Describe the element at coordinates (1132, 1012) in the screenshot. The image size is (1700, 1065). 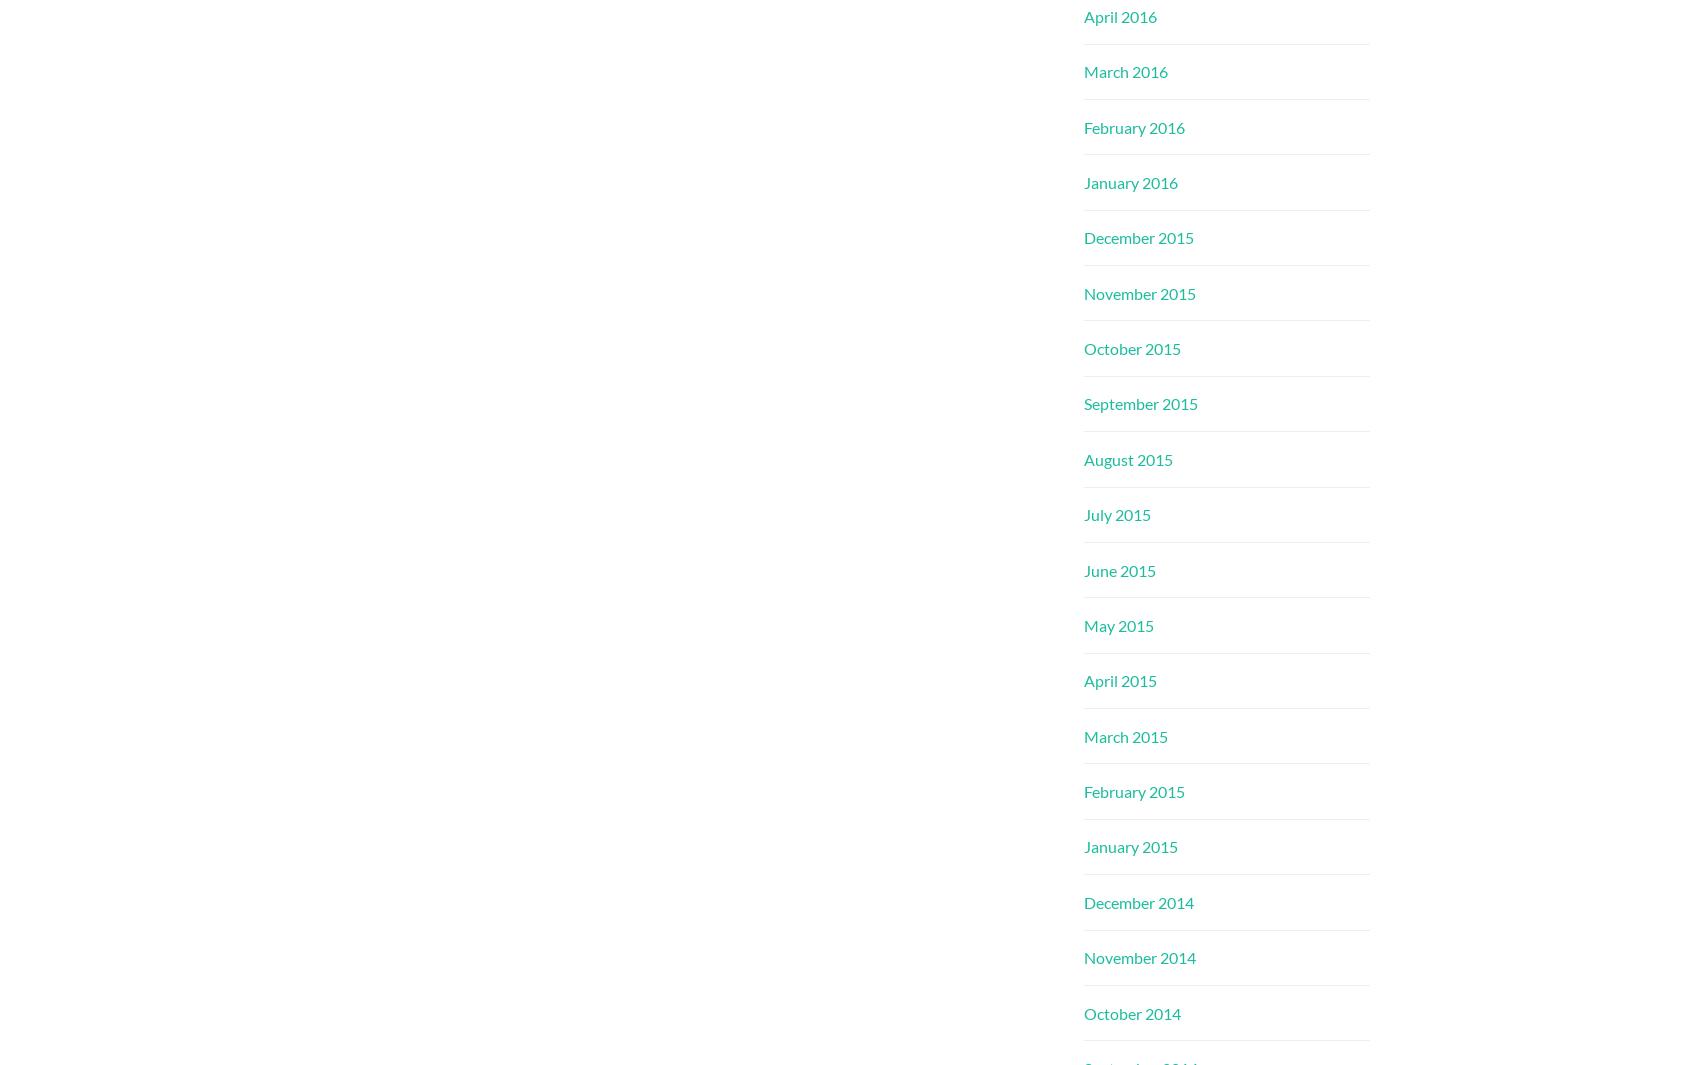
I see `'October 2014'` at that location.